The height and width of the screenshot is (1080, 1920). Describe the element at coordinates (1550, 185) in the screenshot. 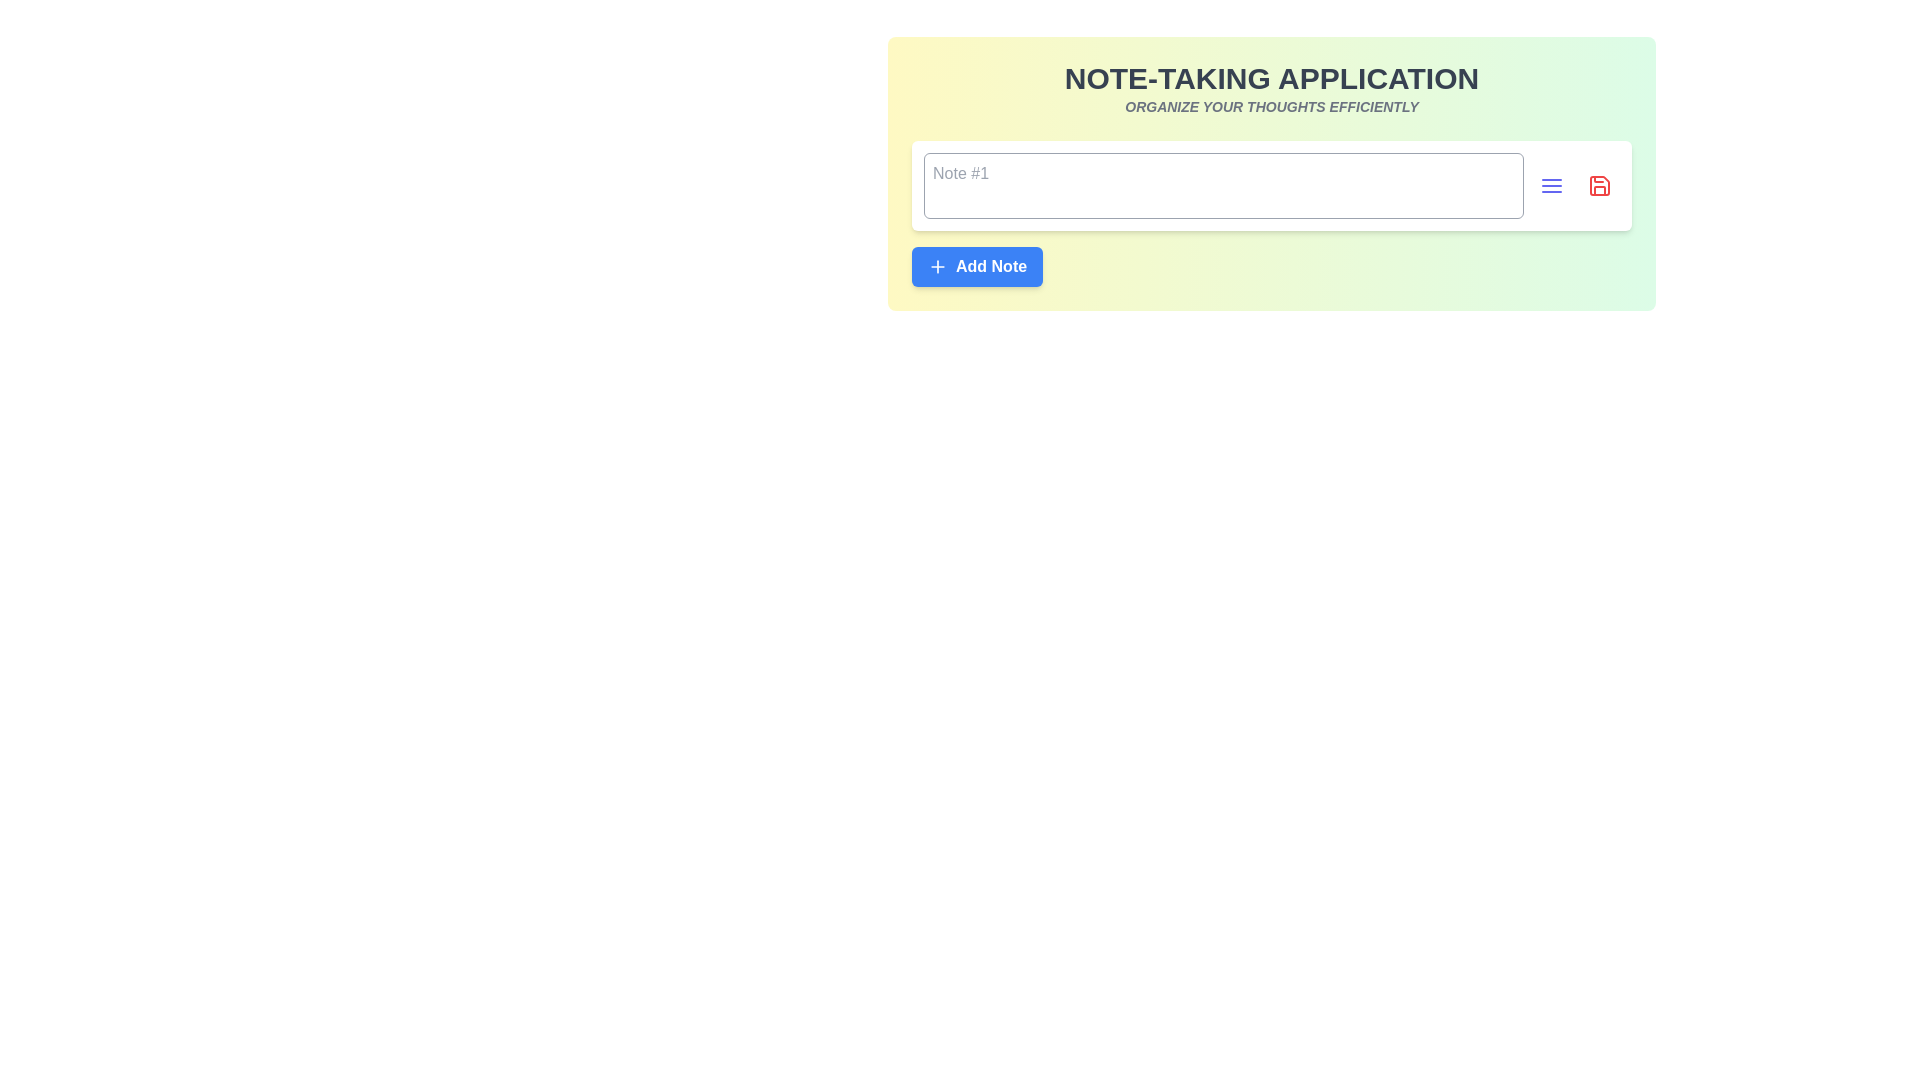

I see `the formatting options button located to the right of the input box, which is the second button from the left` at that location.